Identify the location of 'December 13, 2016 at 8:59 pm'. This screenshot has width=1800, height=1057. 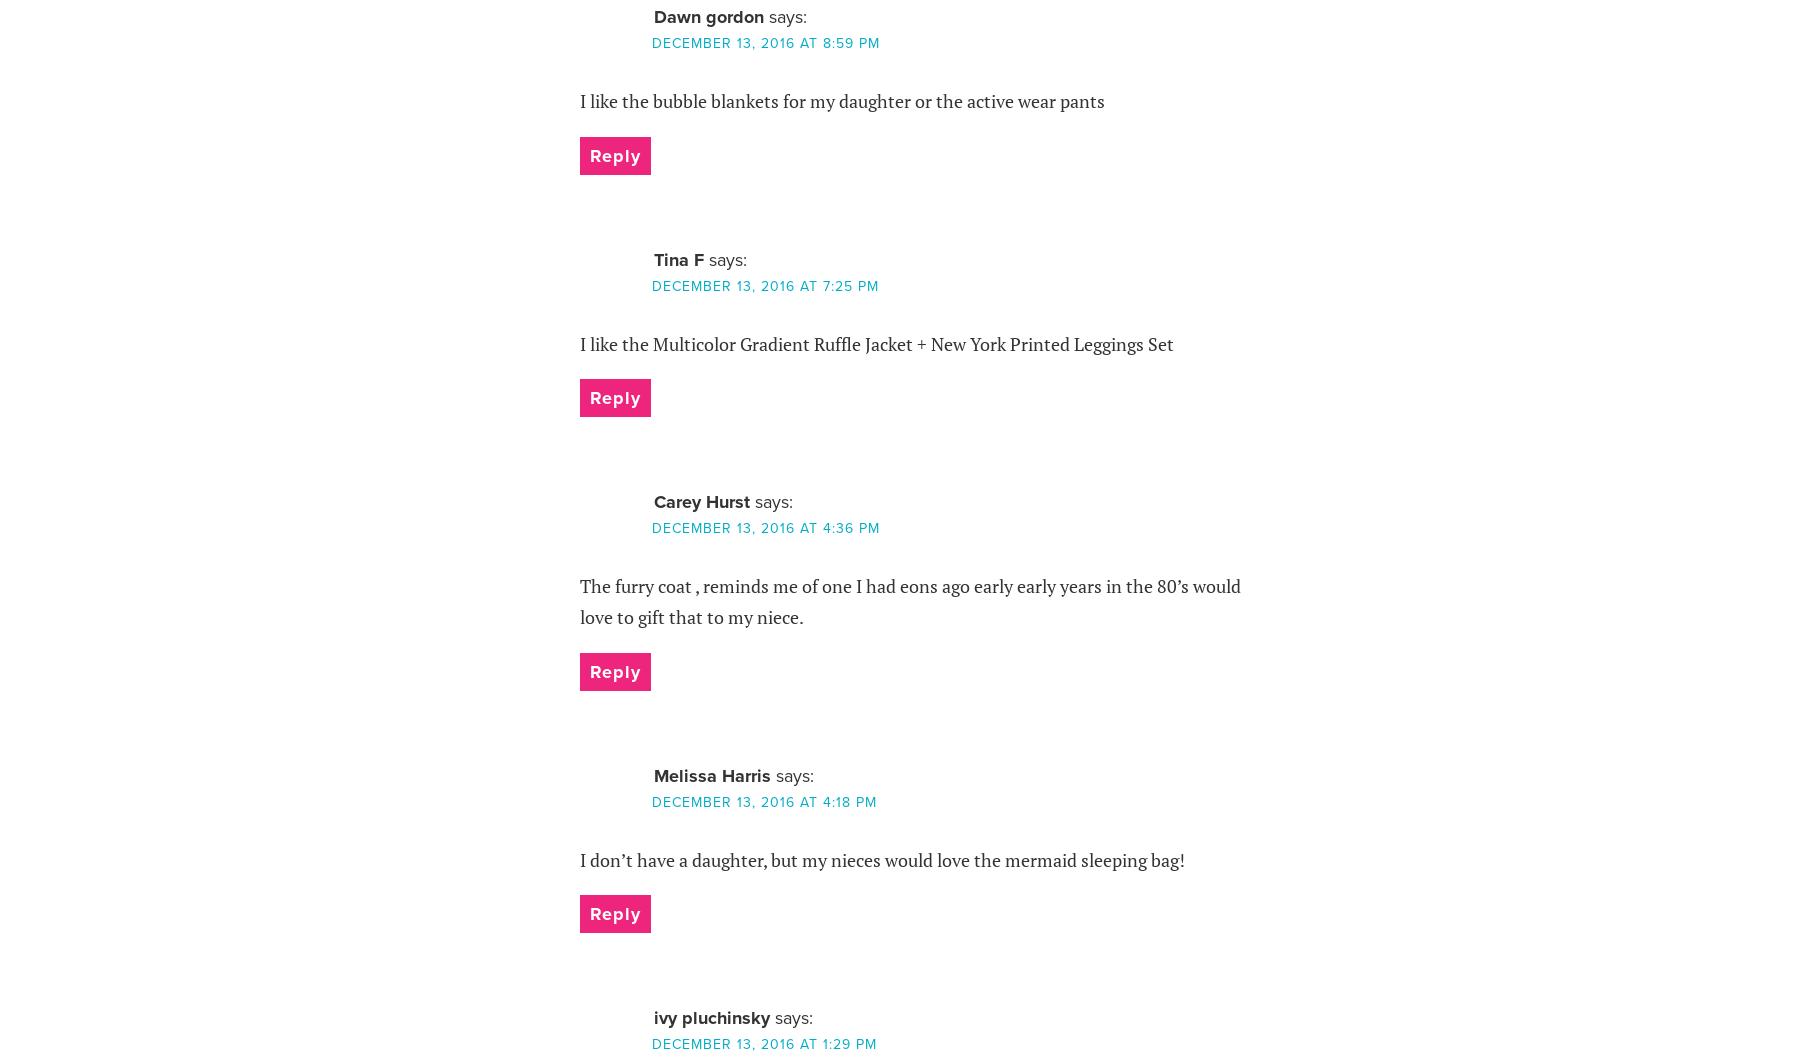
(764, 43).